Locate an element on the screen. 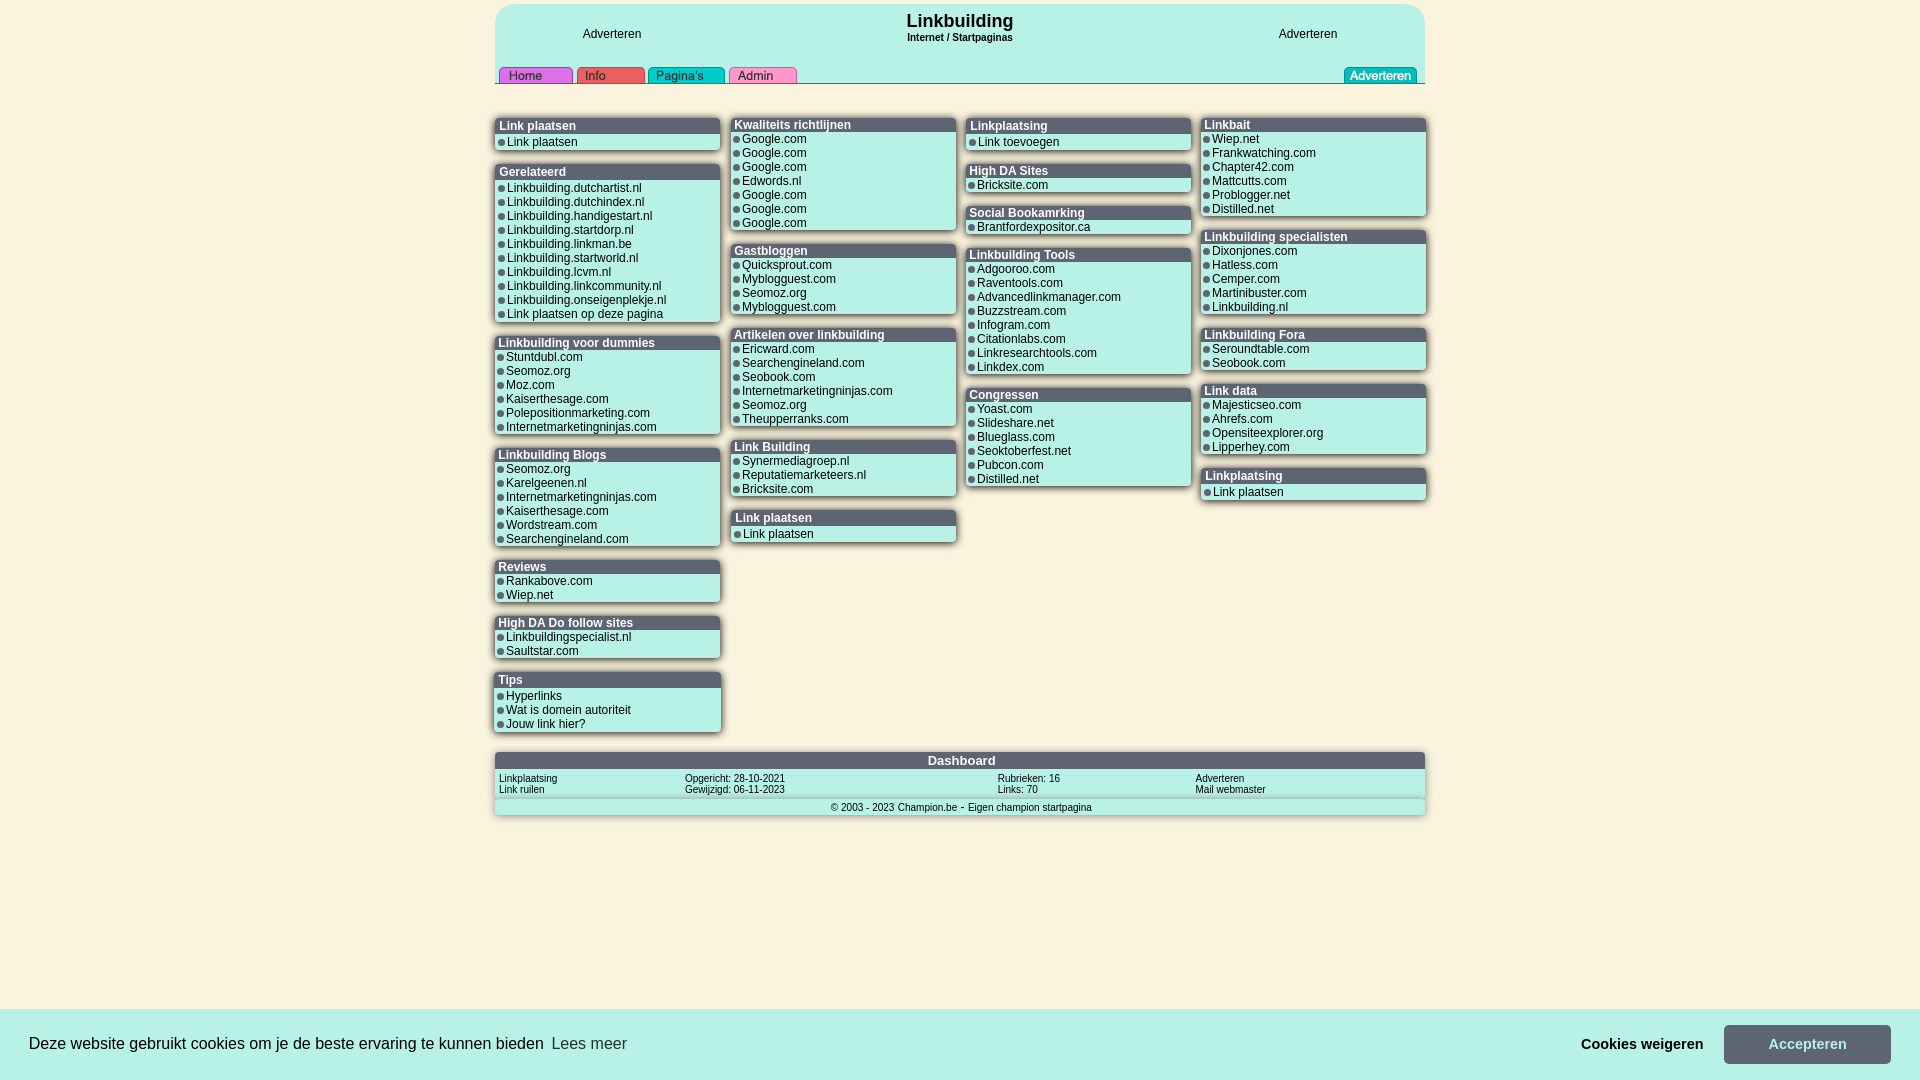 The image size is (1920, 1080). 'Linkbuilding.lcvm.nl' is located at coordinates (558, 272).